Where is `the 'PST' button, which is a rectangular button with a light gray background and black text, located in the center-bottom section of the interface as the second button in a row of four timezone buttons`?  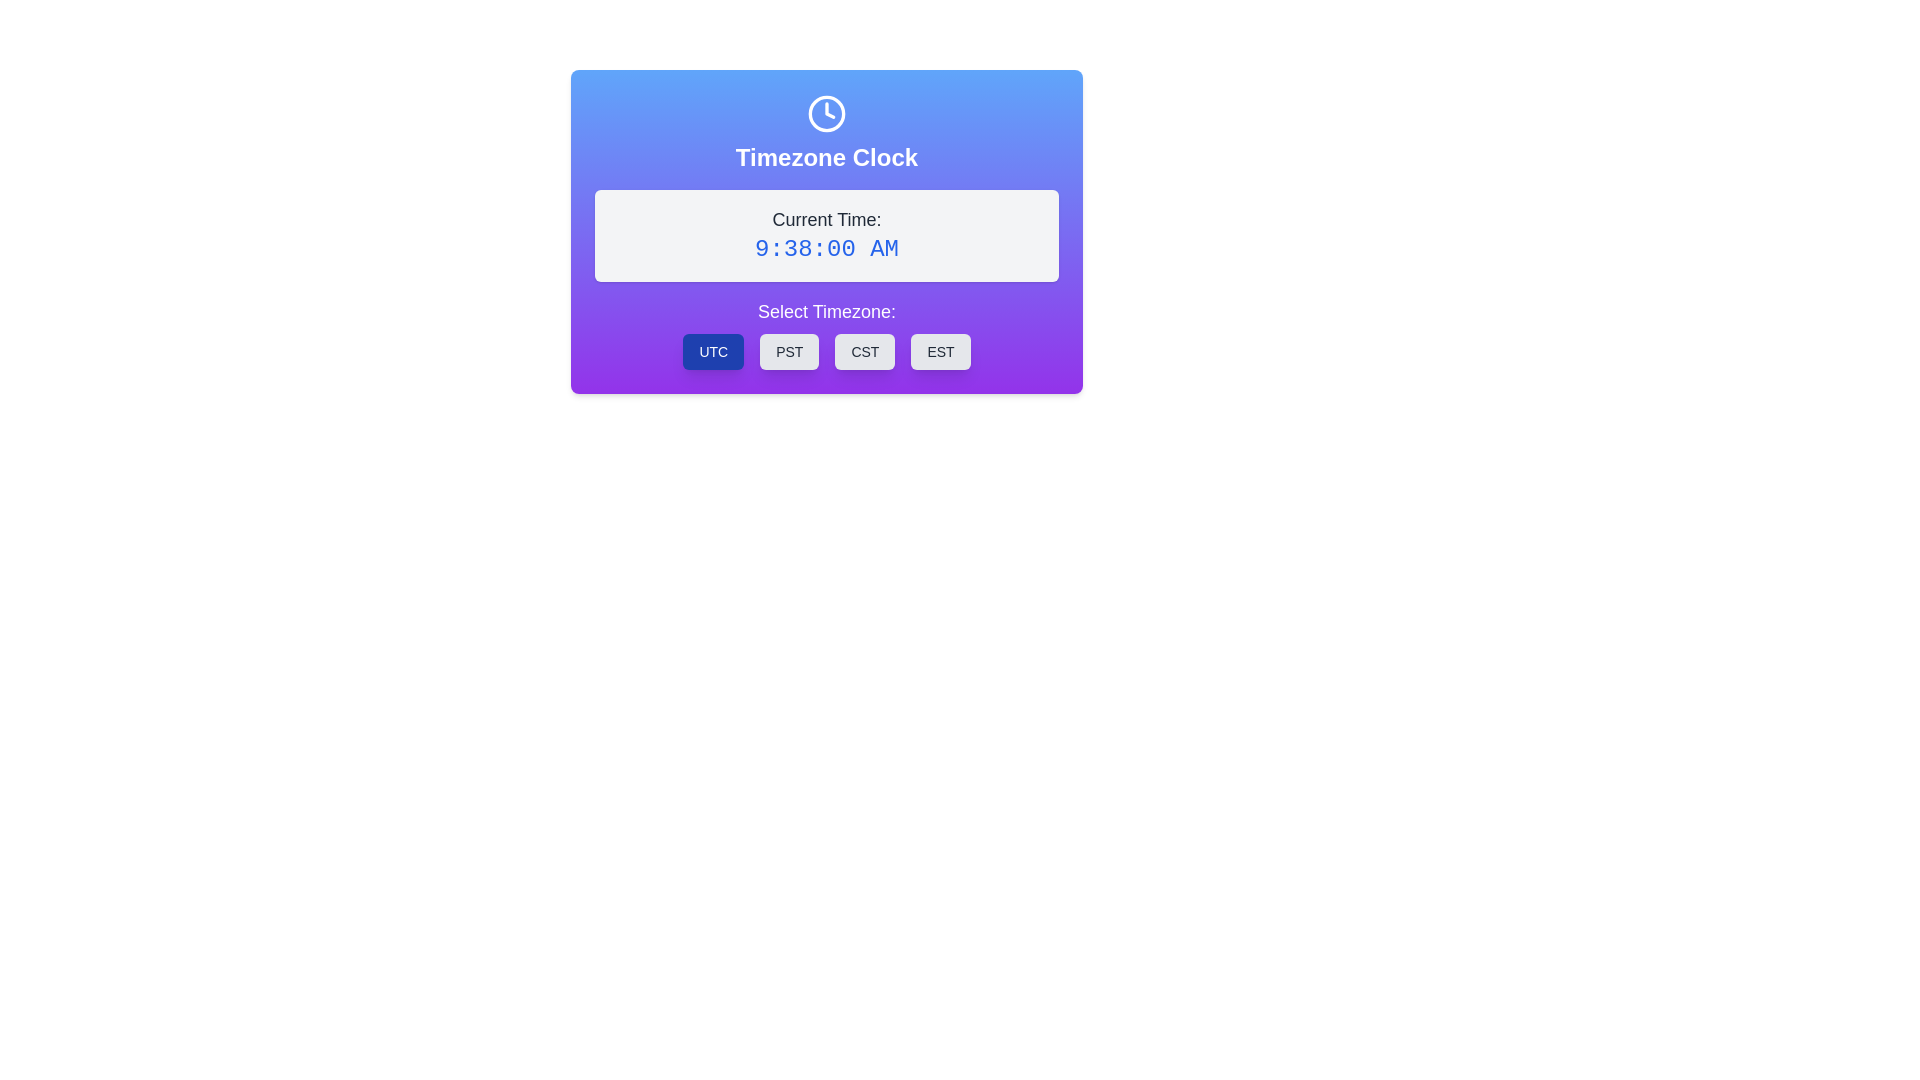 the 'PST' button, which is a rectangular button with a light gray background and black text, located in the center-bottom section of the interface as the second button in a row of four timezone buttons is located at coordinates (788, 350).